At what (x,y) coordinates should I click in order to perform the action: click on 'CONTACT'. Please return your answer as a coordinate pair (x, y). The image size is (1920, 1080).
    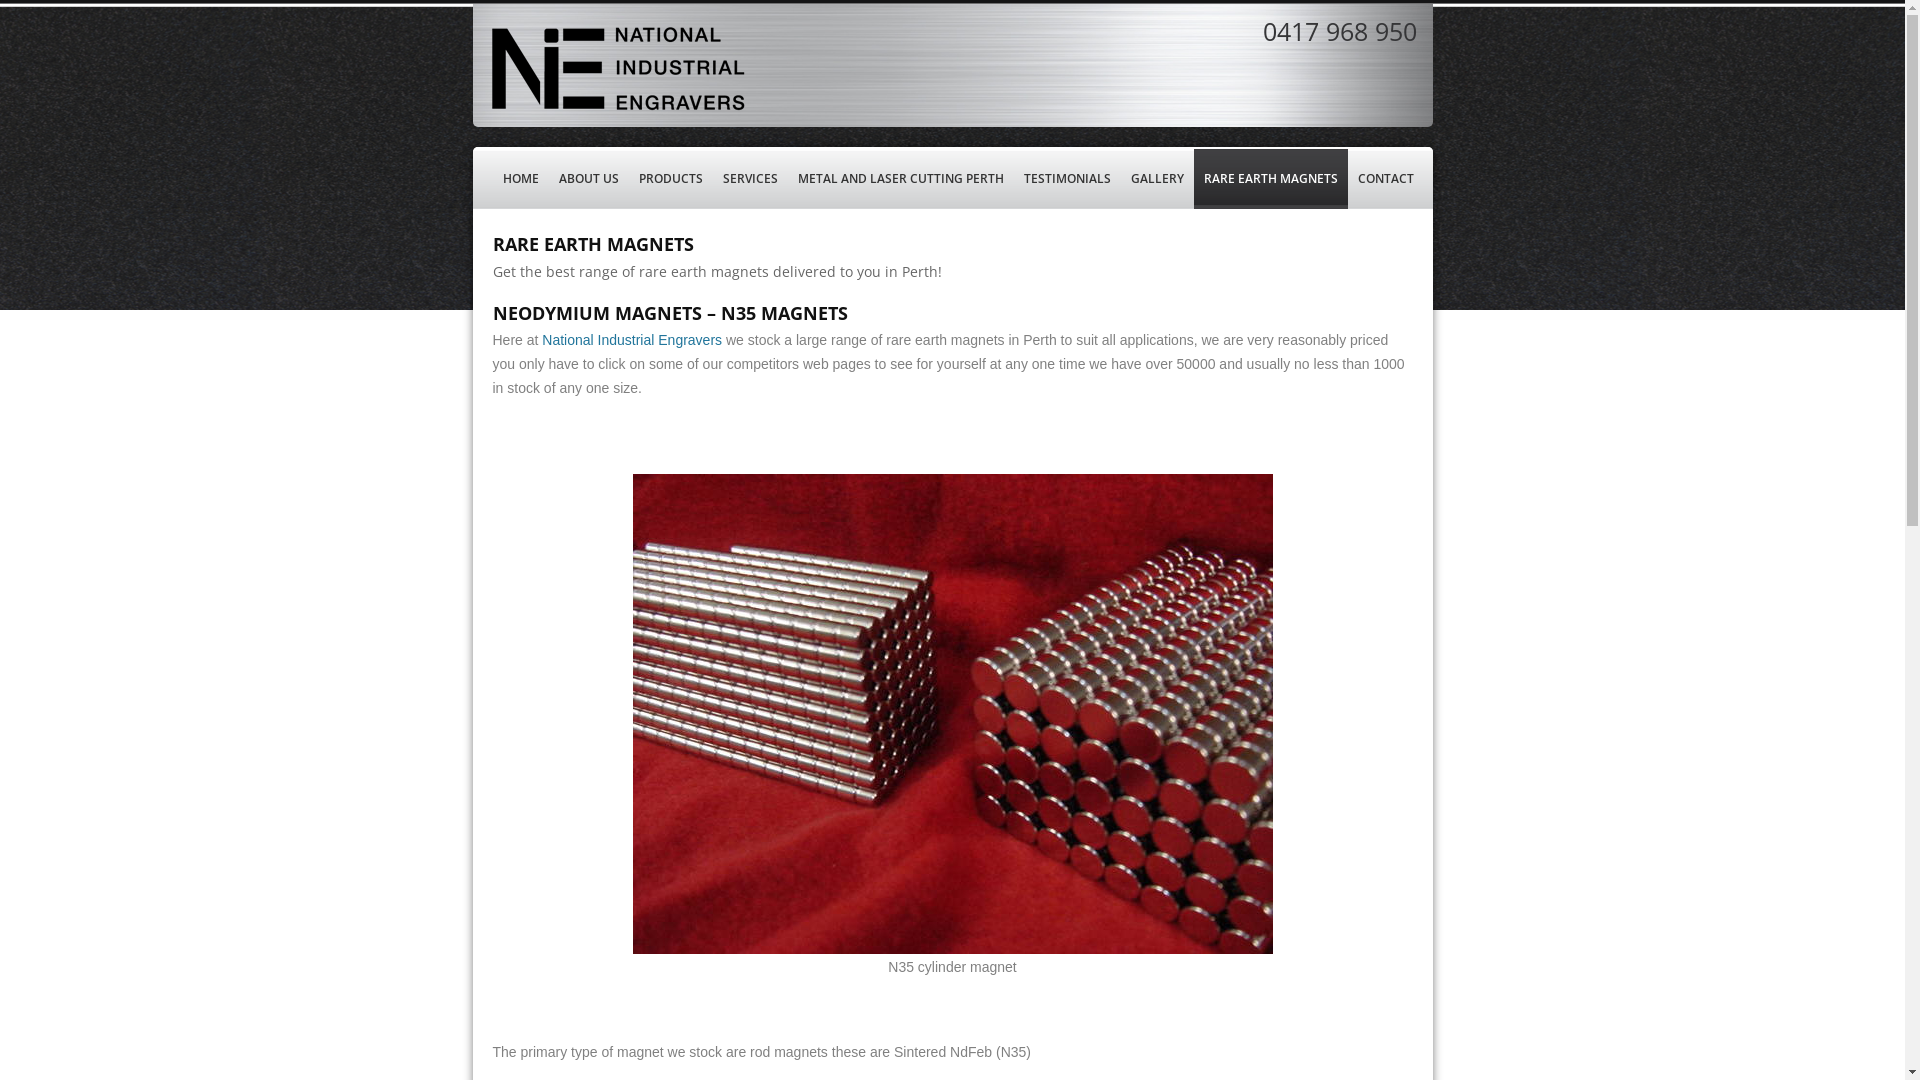
    Looking at the image, I should click on (1348, 177).